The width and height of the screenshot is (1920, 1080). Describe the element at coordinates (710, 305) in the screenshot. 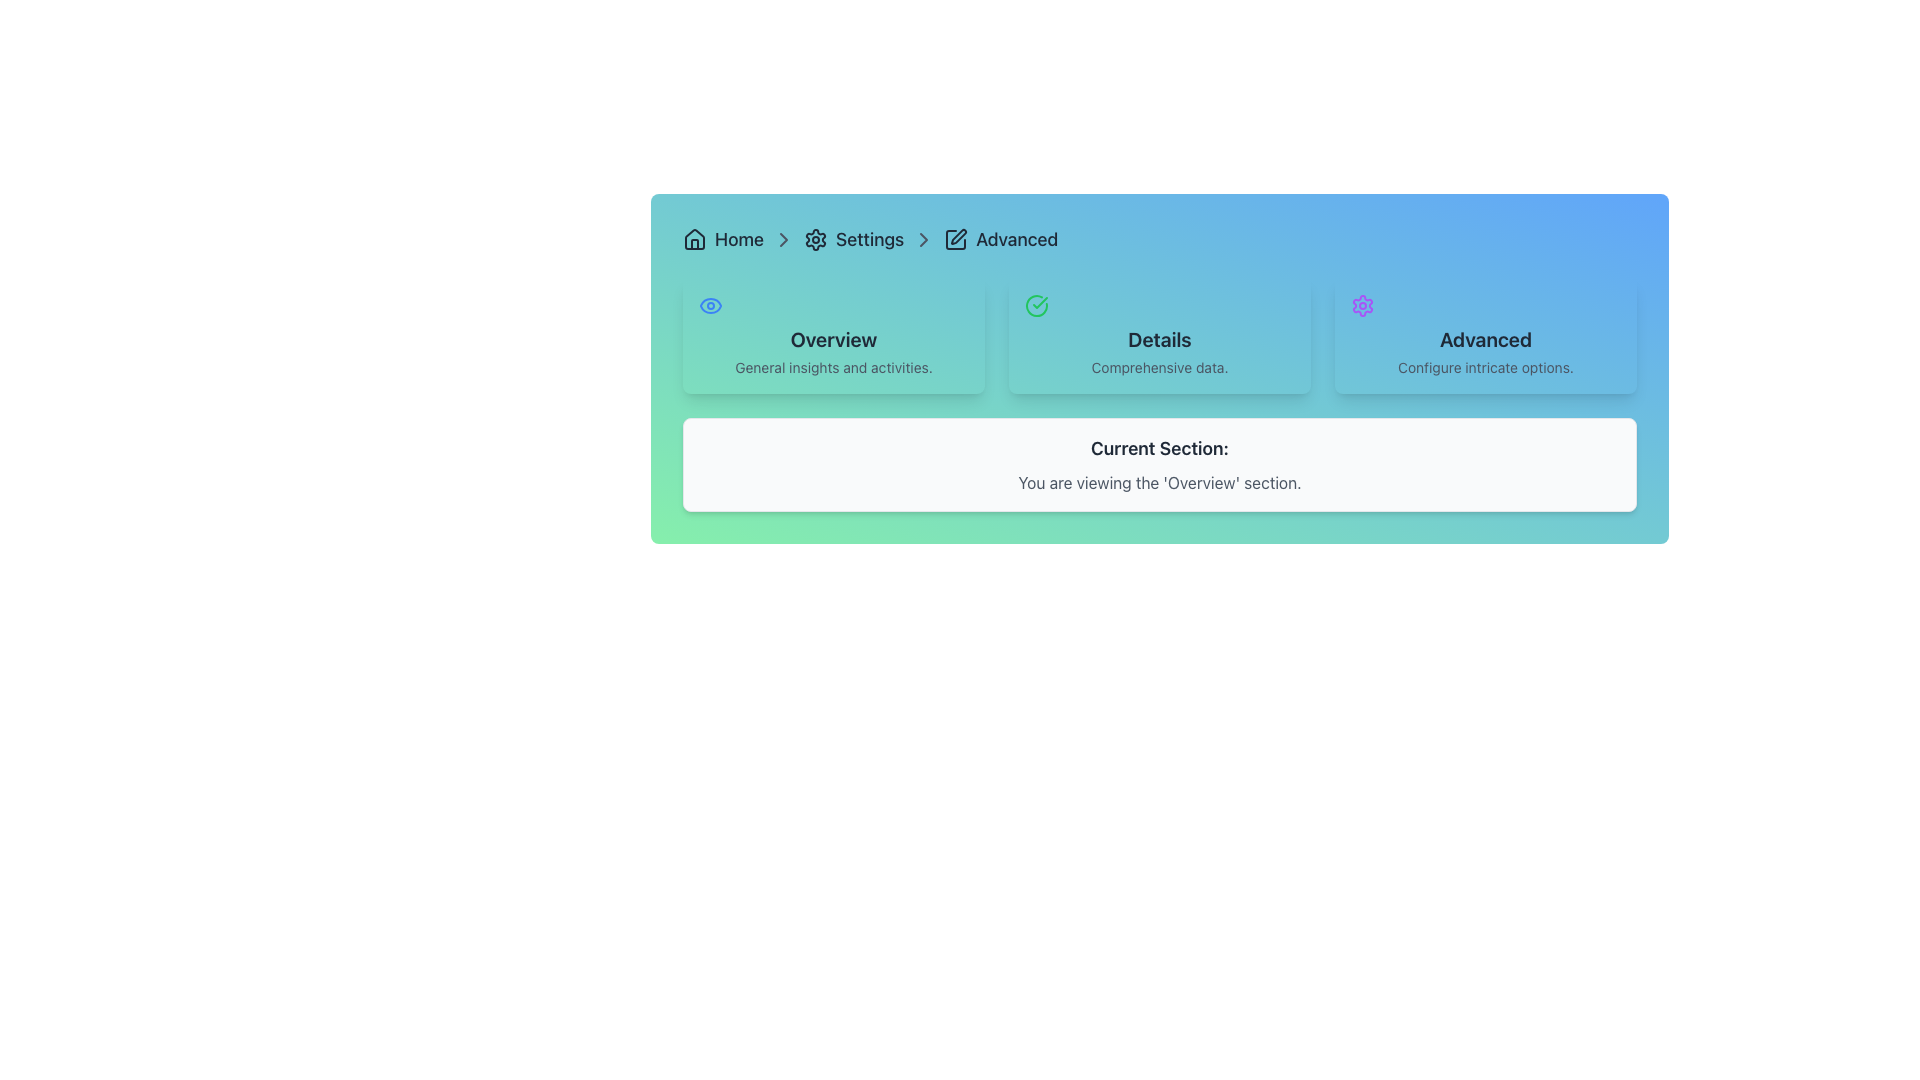

I see `the visibility icon located to the left of the 'Overview' header, which represents viewing options in the UI` at that location.